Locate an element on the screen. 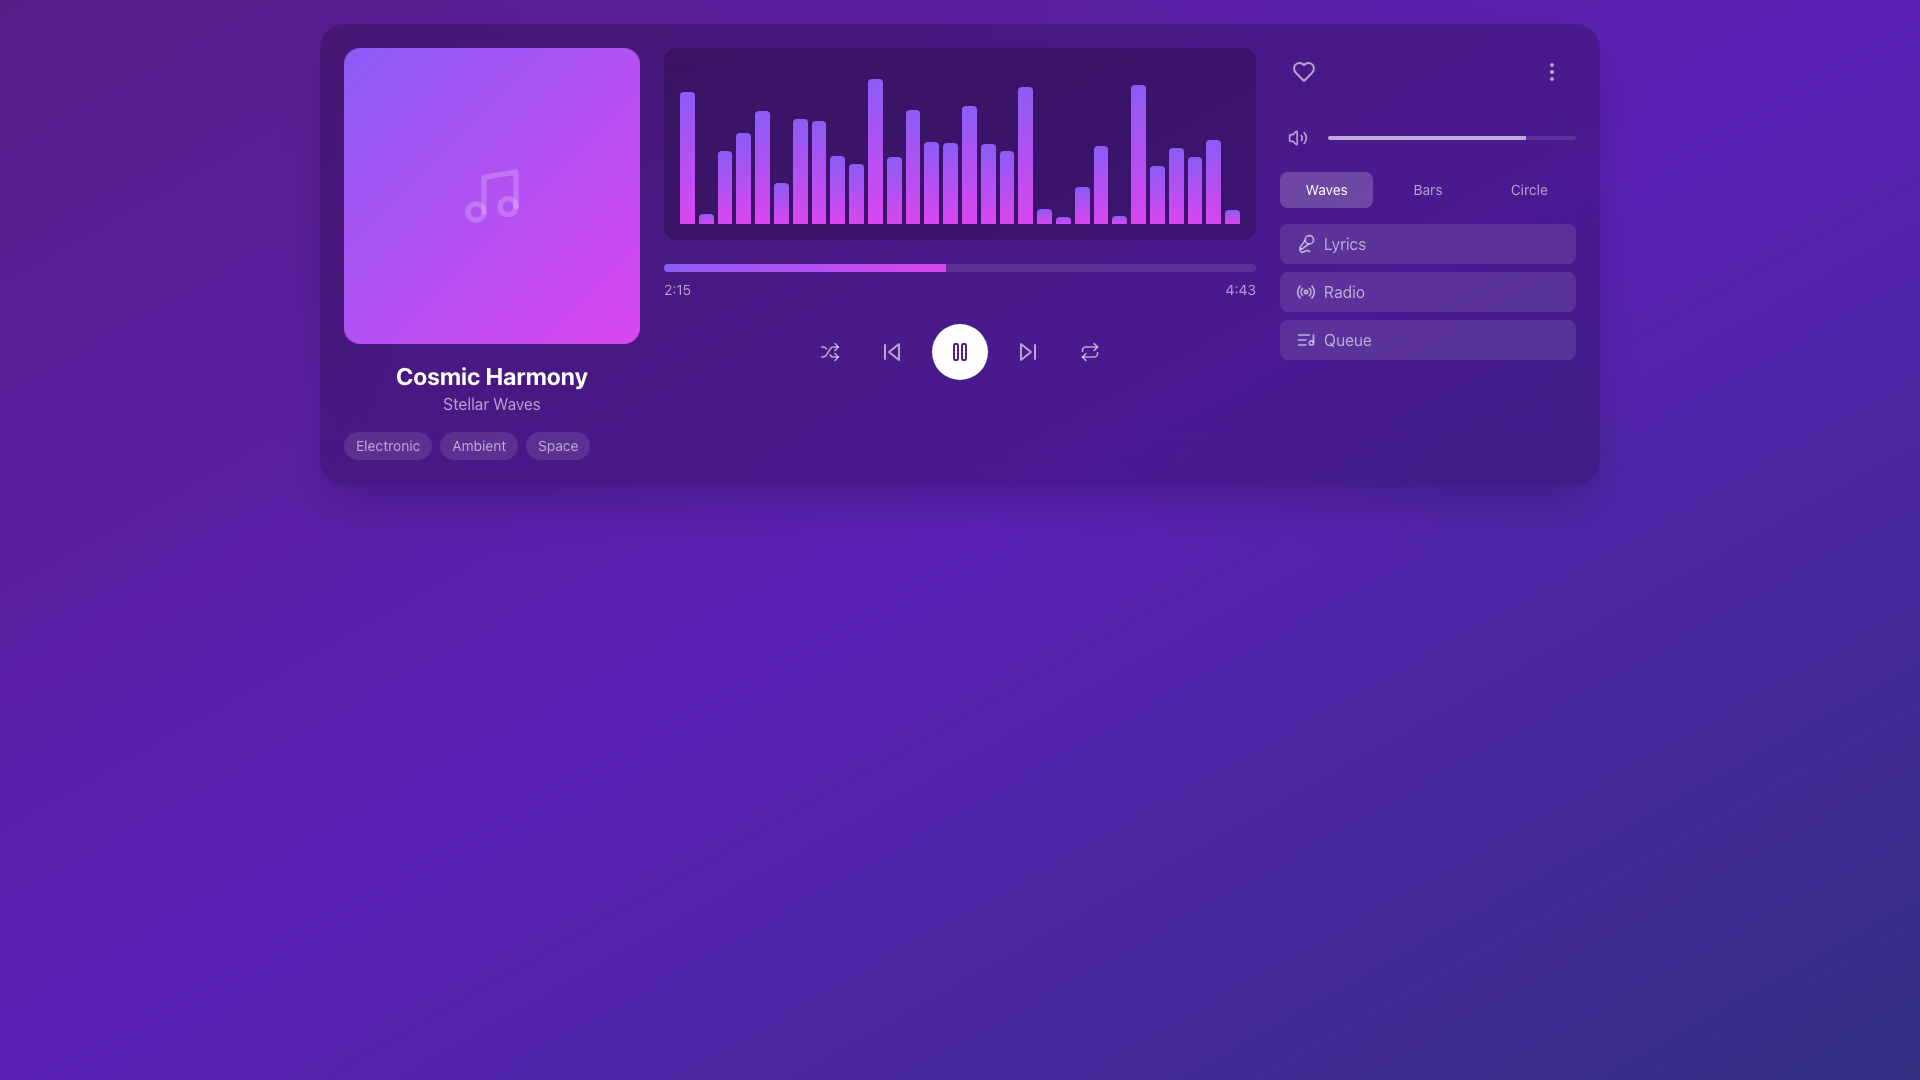 The height and width of the screenshot is (1080, 1920). the 7th vertical audio bar component, which is styled with a gradient from fuchsia to violet and has rounded edges, located in the visualization section of the music player interface is located at coordinates (800, 170).